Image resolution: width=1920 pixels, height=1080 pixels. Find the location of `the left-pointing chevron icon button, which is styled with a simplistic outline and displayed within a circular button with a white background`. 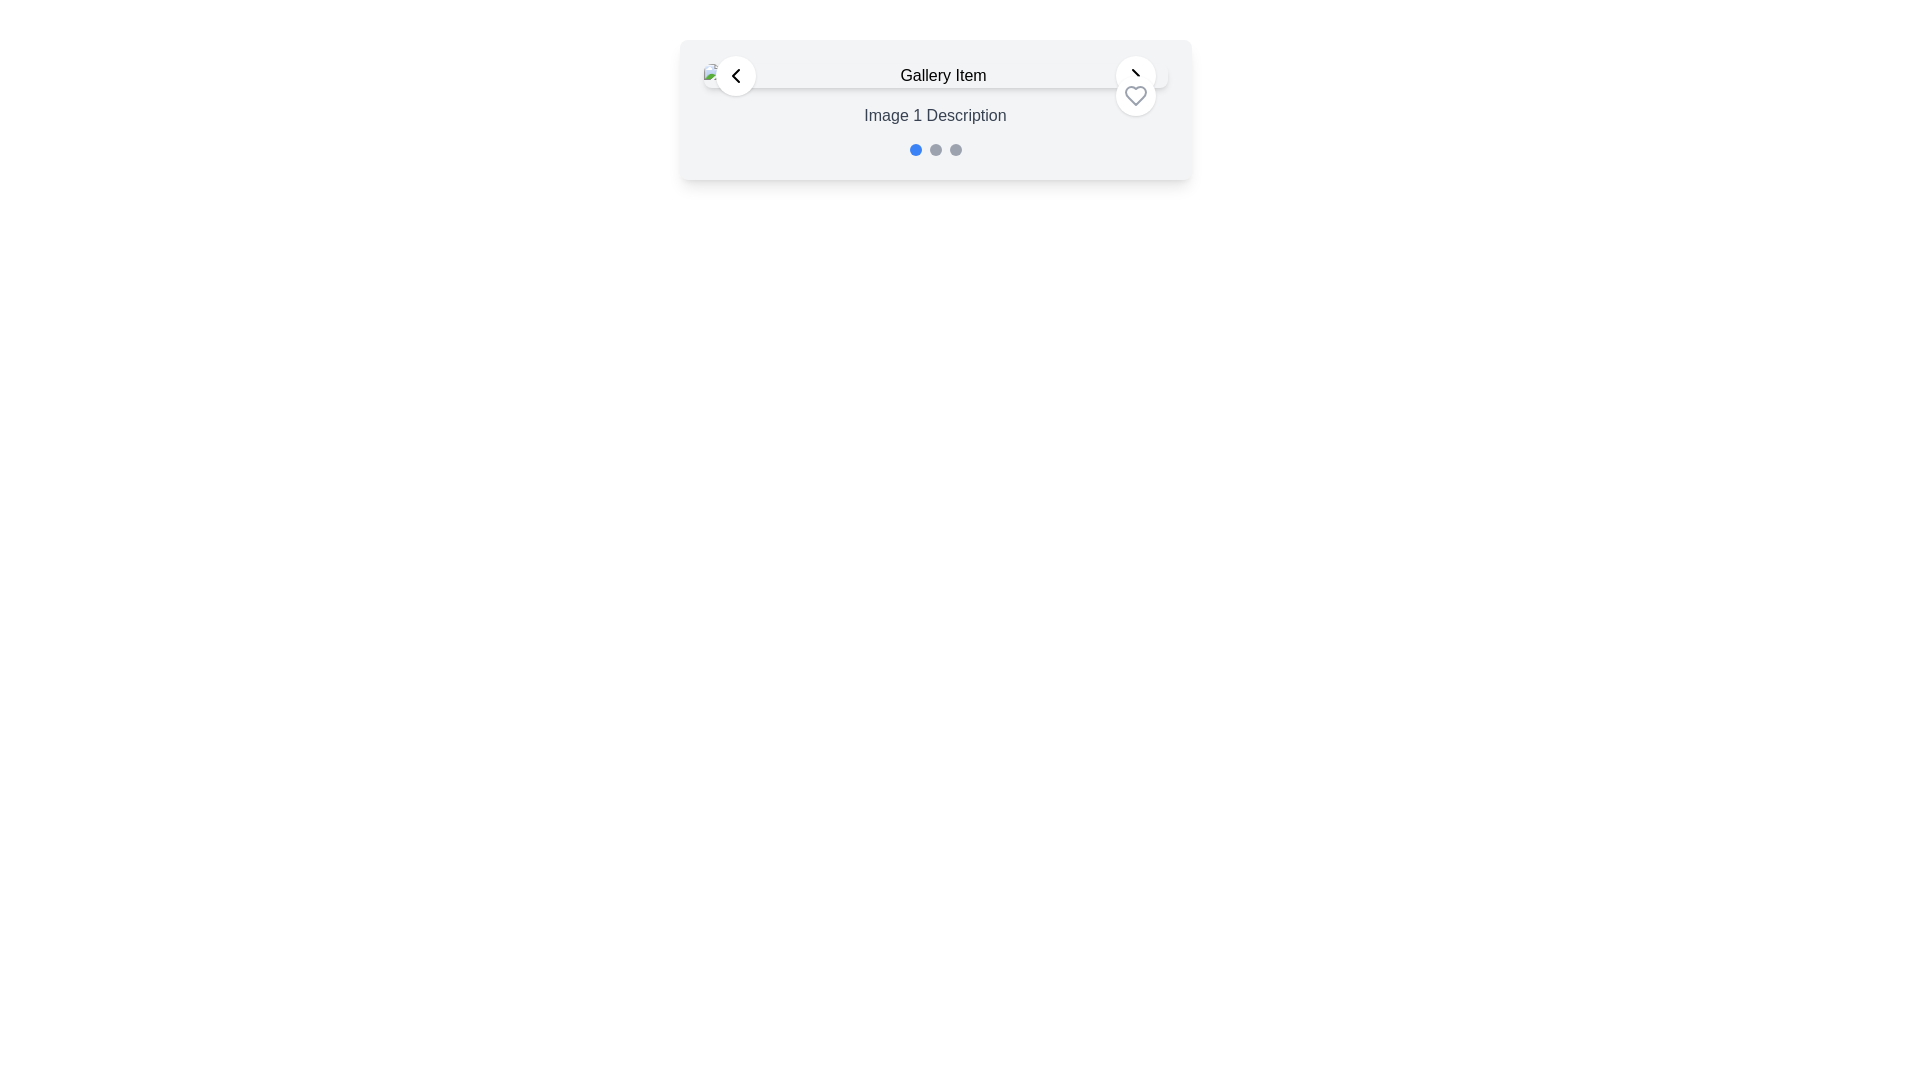

the left-pointing chevron icon button, which is styled with a simplistic outline and displayed within a circular button with a white background is located at coordinates (734, 75).